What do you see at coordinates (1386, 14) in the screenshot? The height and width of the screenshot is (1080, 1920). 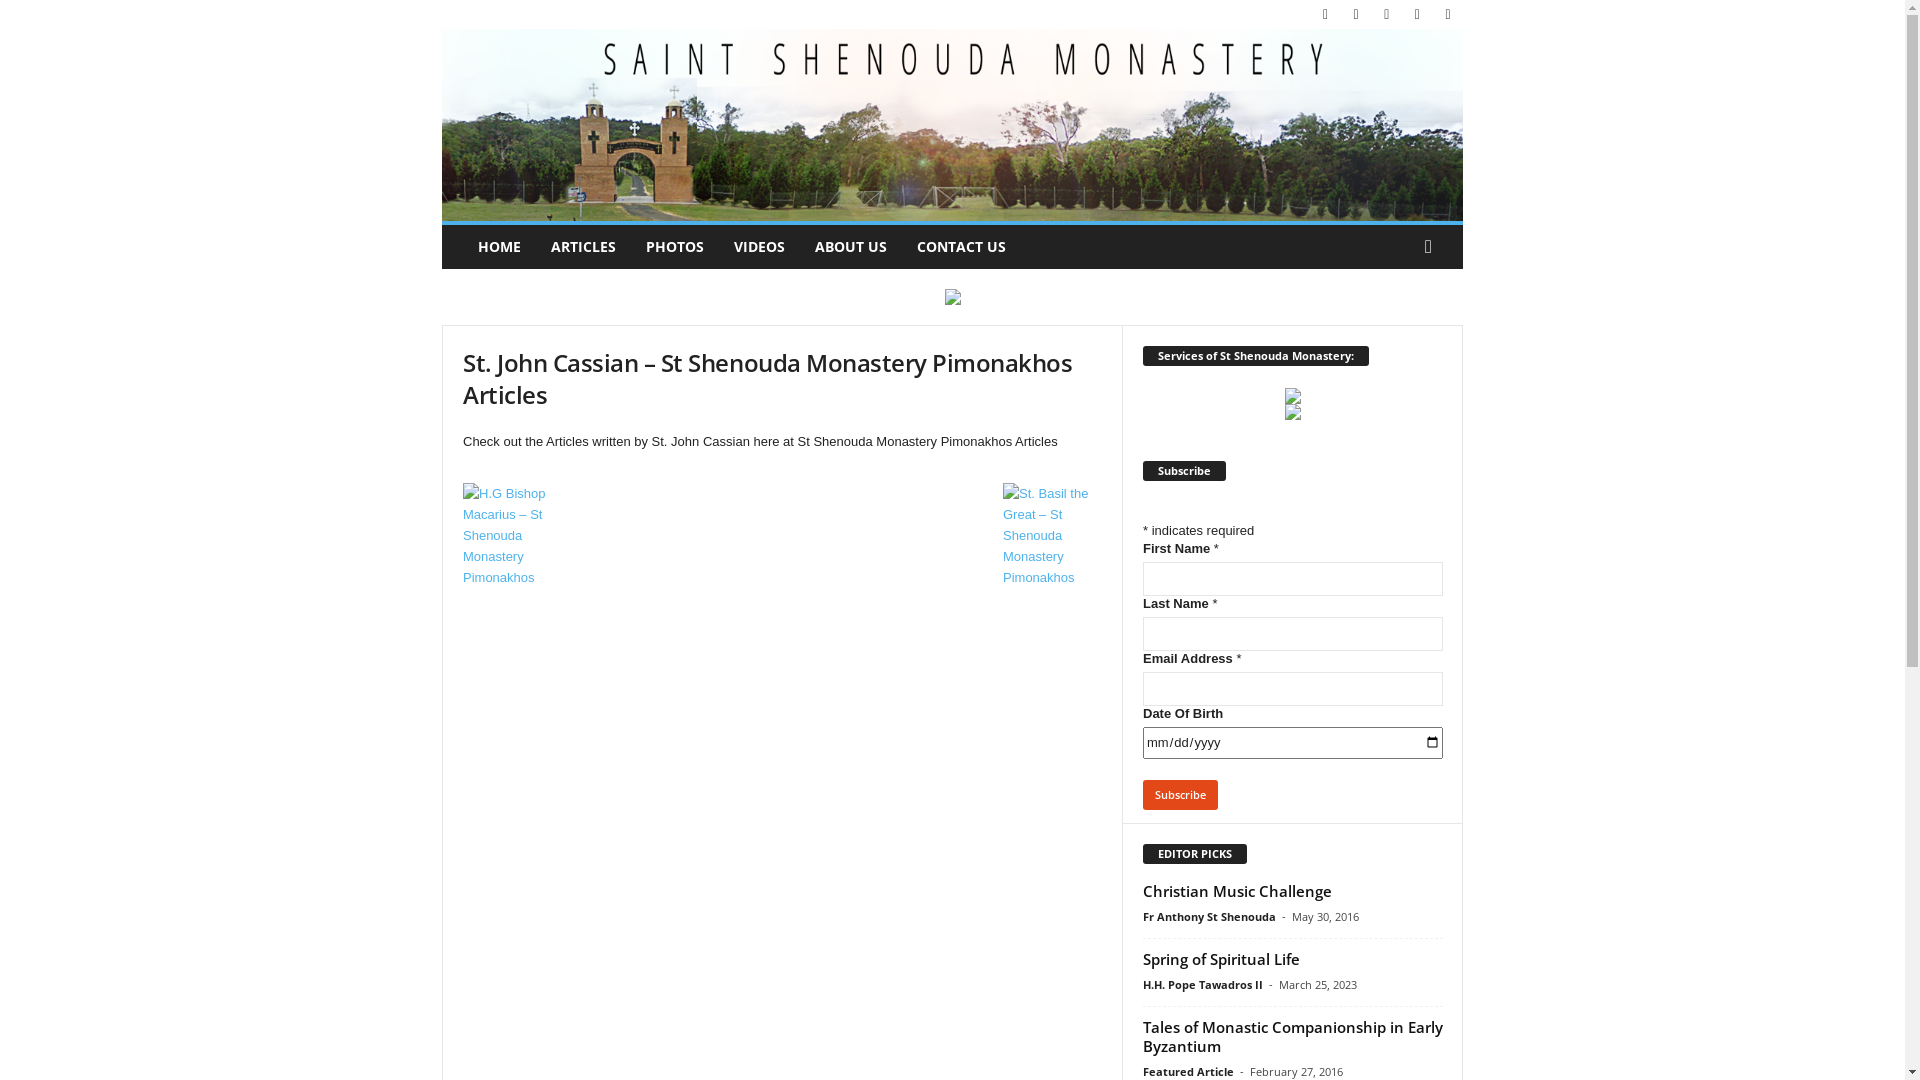 I see `'Soundcloud'` at bounding box center [1386, 14].